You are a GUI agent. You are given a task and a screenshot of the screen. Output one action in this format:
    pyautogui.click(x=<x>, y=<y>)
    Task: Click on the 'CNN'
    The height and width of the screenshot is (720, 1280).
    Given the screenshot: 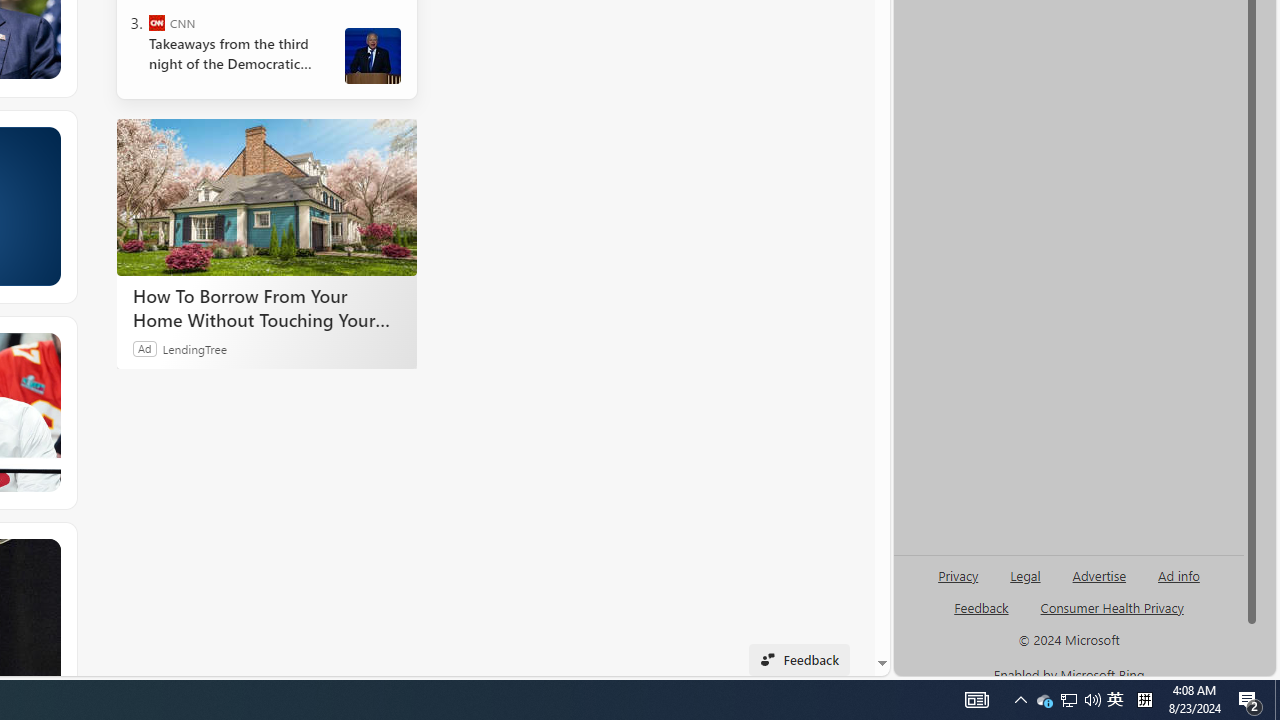 What is the action you would take?
    pyautogui.click(x=155, y=23)
    